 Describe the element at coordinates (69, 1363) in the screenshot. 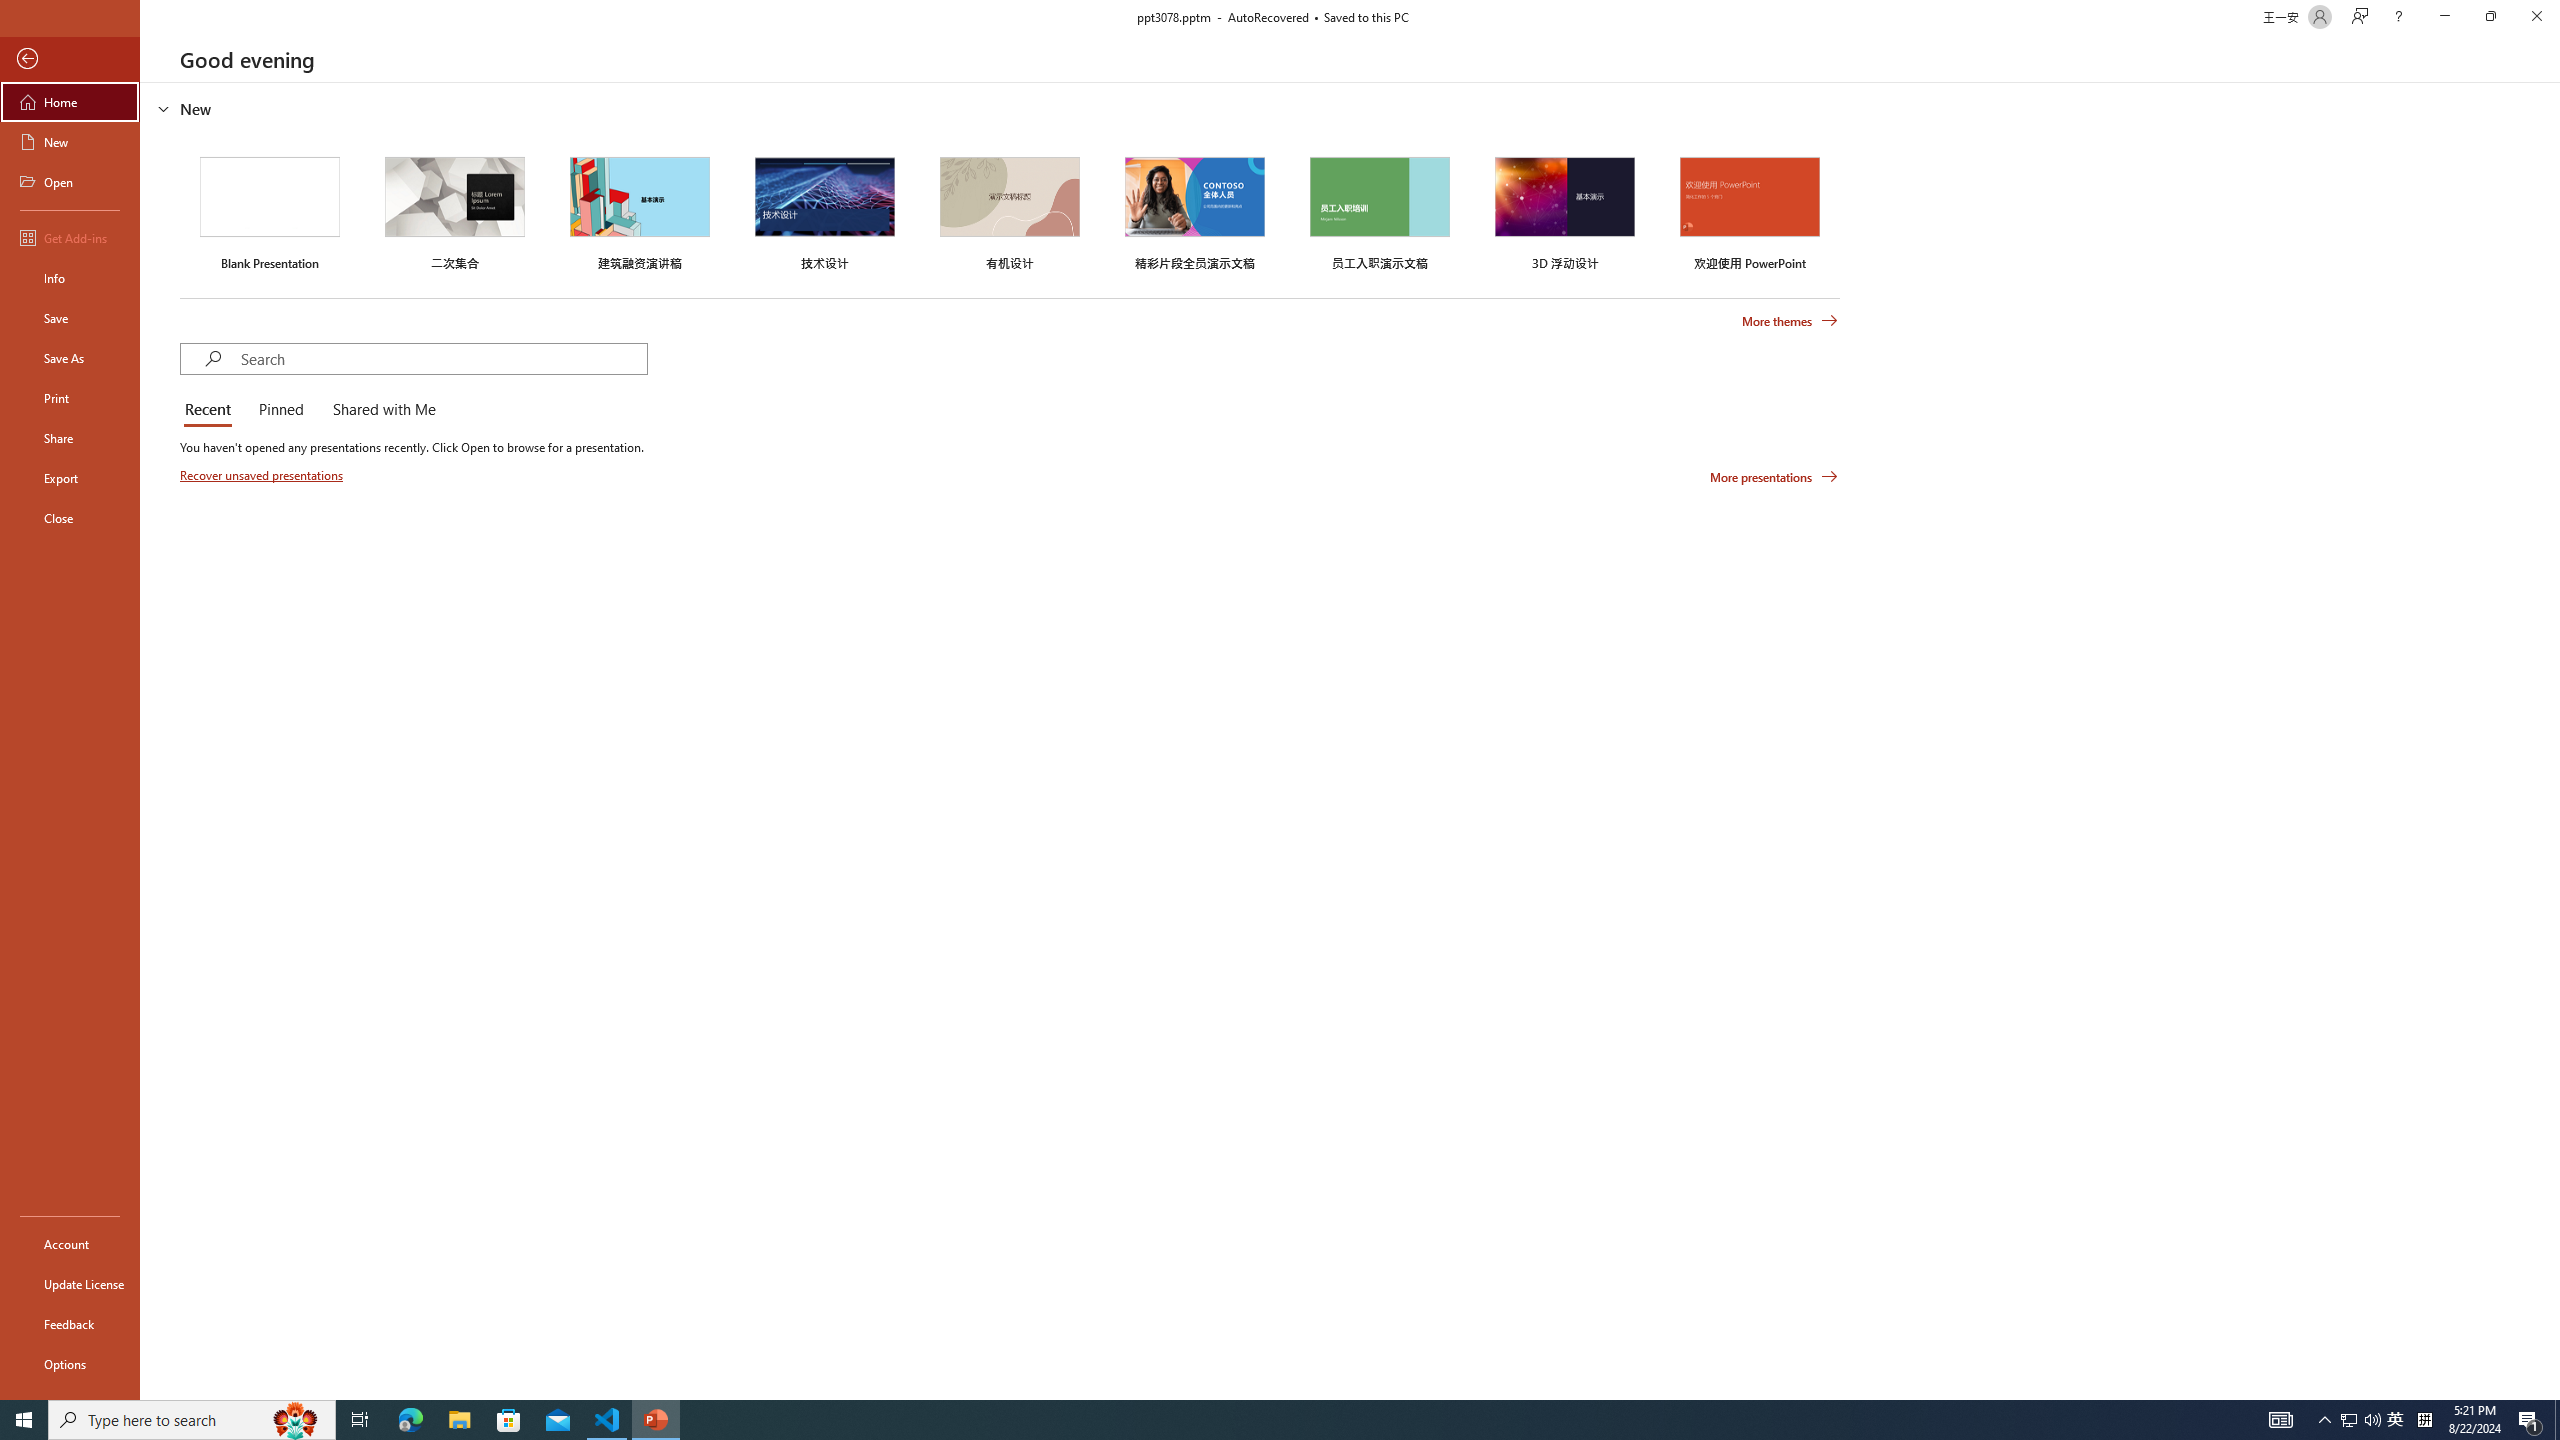

I see `'Options'` at that location.